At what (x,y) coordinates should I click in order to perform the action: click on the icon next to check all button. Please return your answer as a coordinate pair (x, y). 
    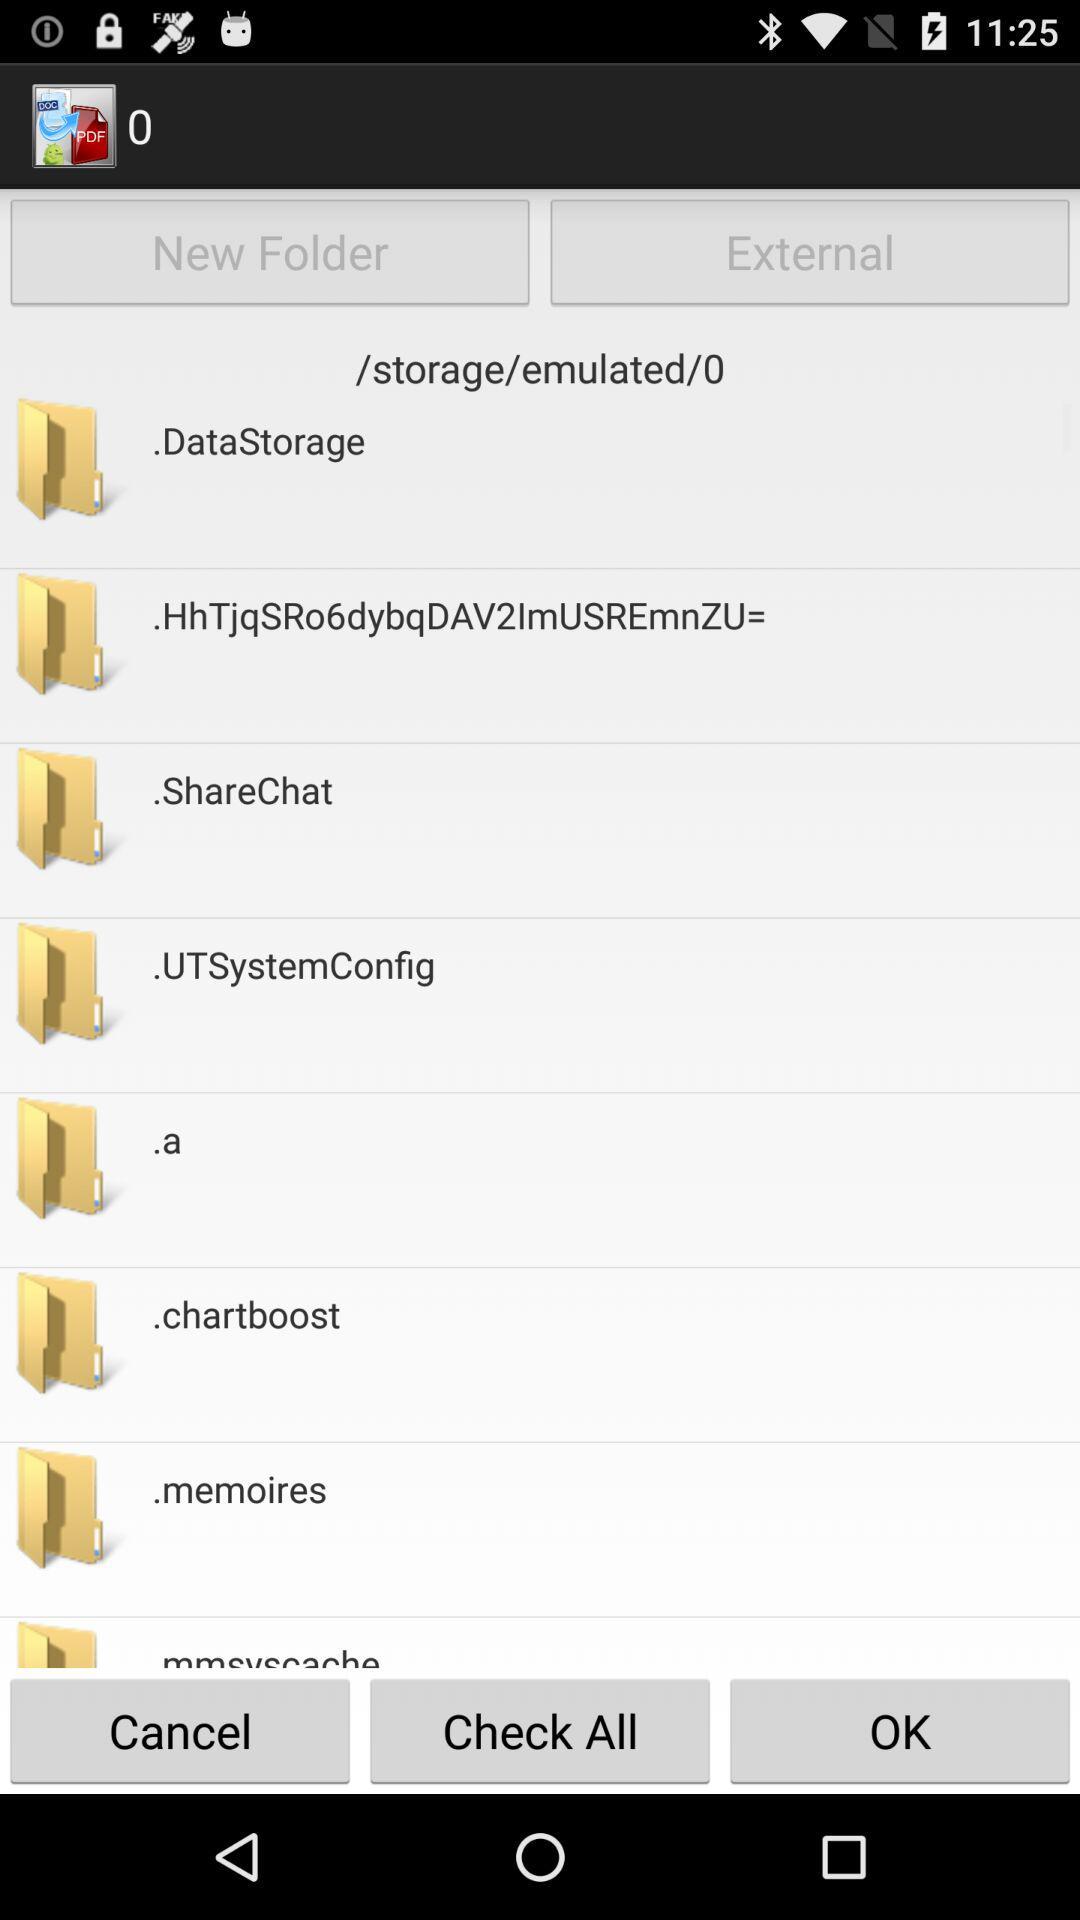
    Looking at the image, I should click on (898, 1730).